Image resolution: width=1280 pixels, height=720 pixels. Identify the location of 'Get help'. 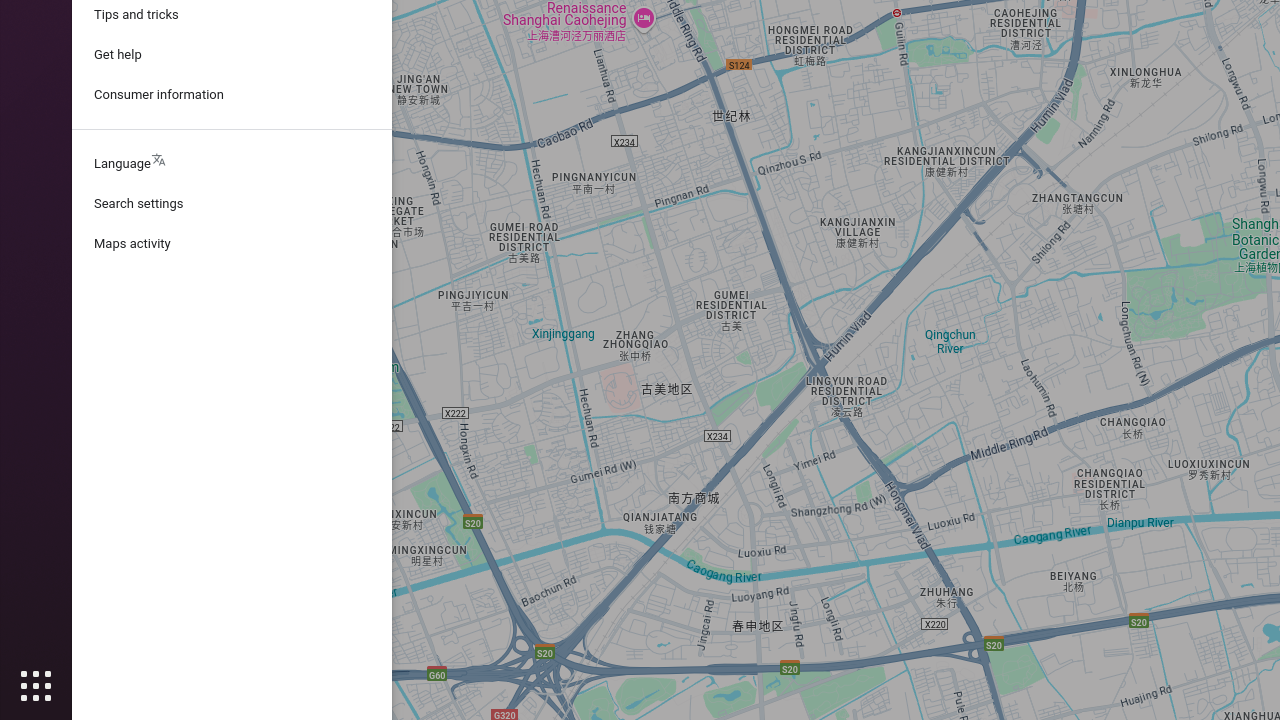
(231, 54).